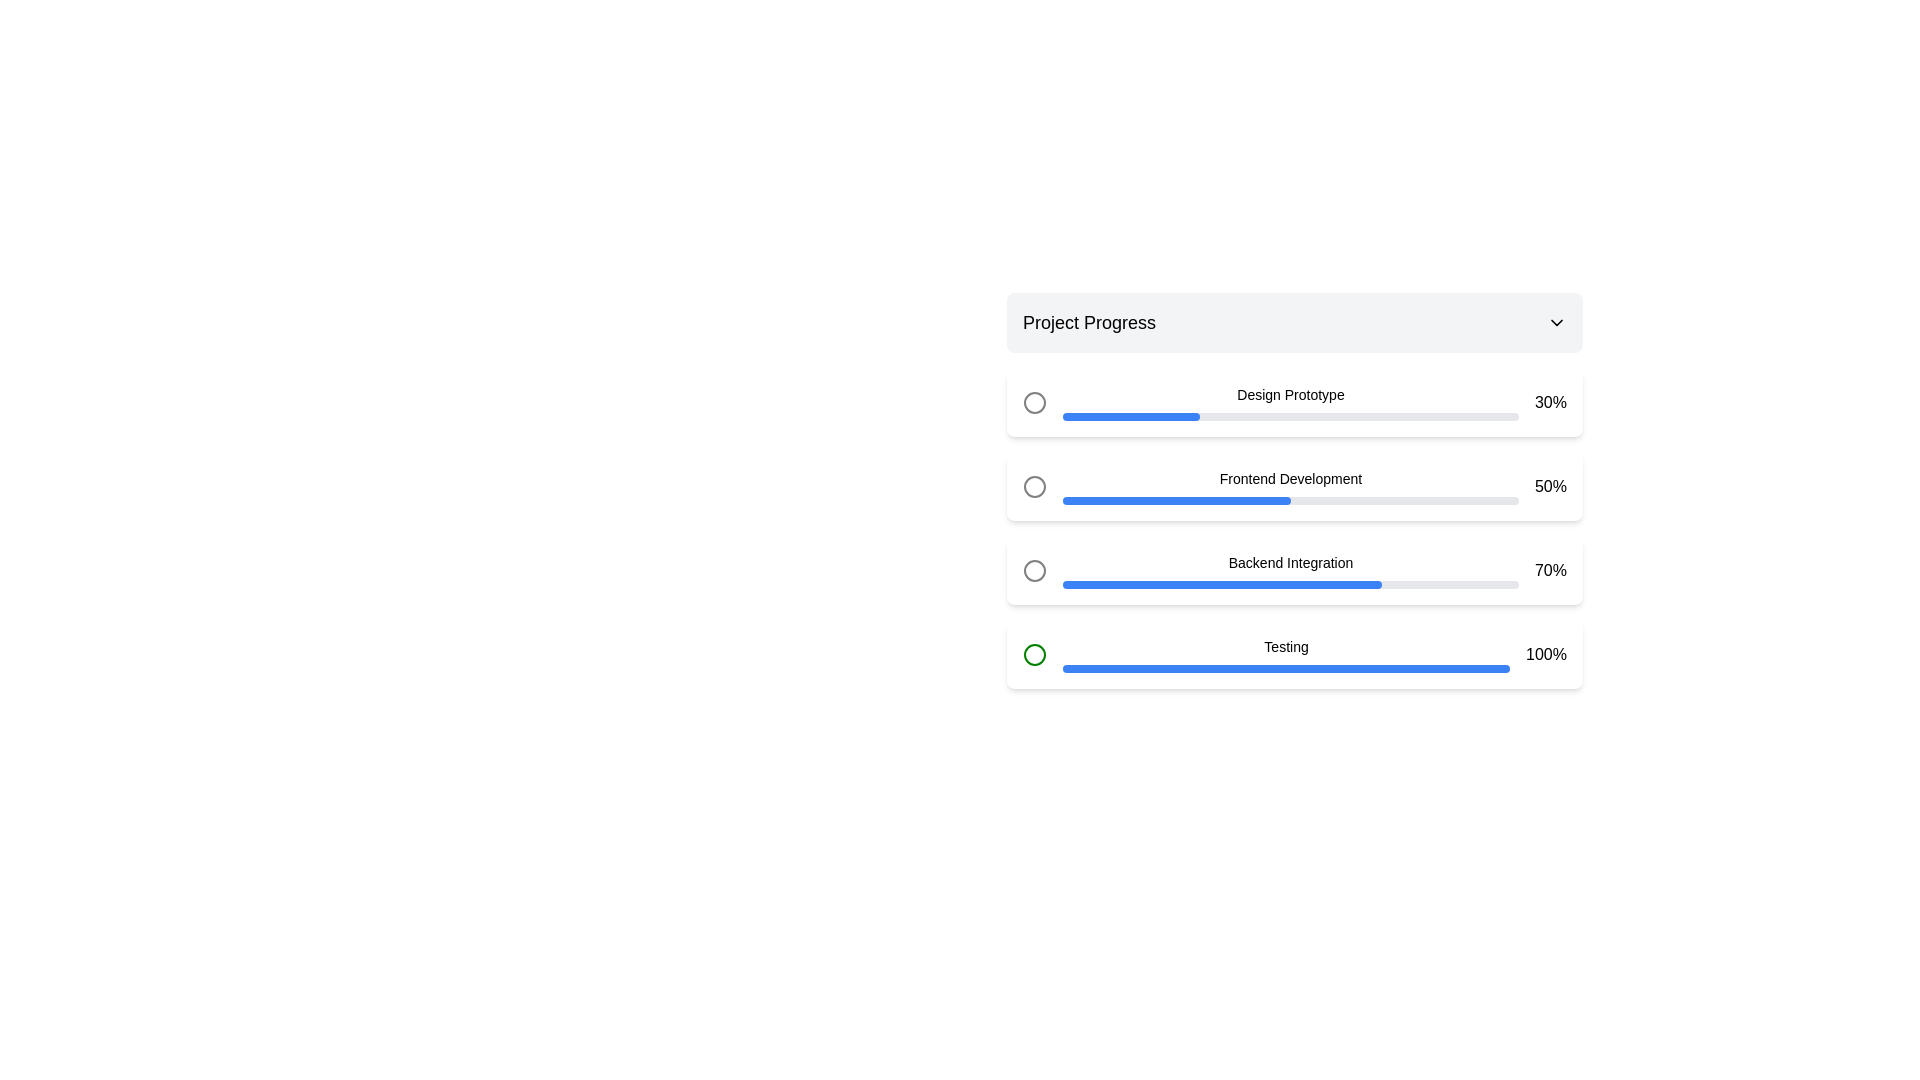 Image resolution: width=1920 pixels, height=1080 pixels. Describe the element at coordinates (1291, 585) in the screenshot. I see `progress bar representing 'Backend Integration' with a completion rate of 70%, located below the text and beside the numerical indicator '70%', which is the third progress bar in the vertical list` at that location.